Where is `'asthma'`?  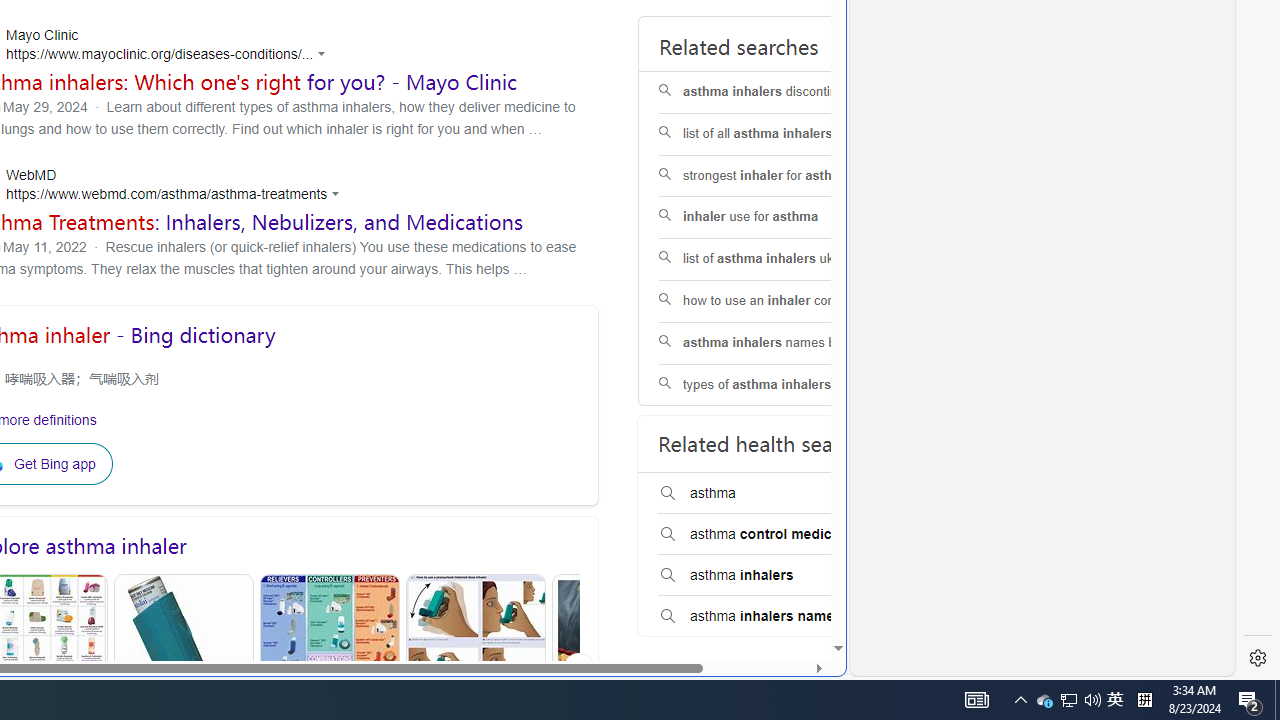
'asthma' is located at coordinates (784, 493).